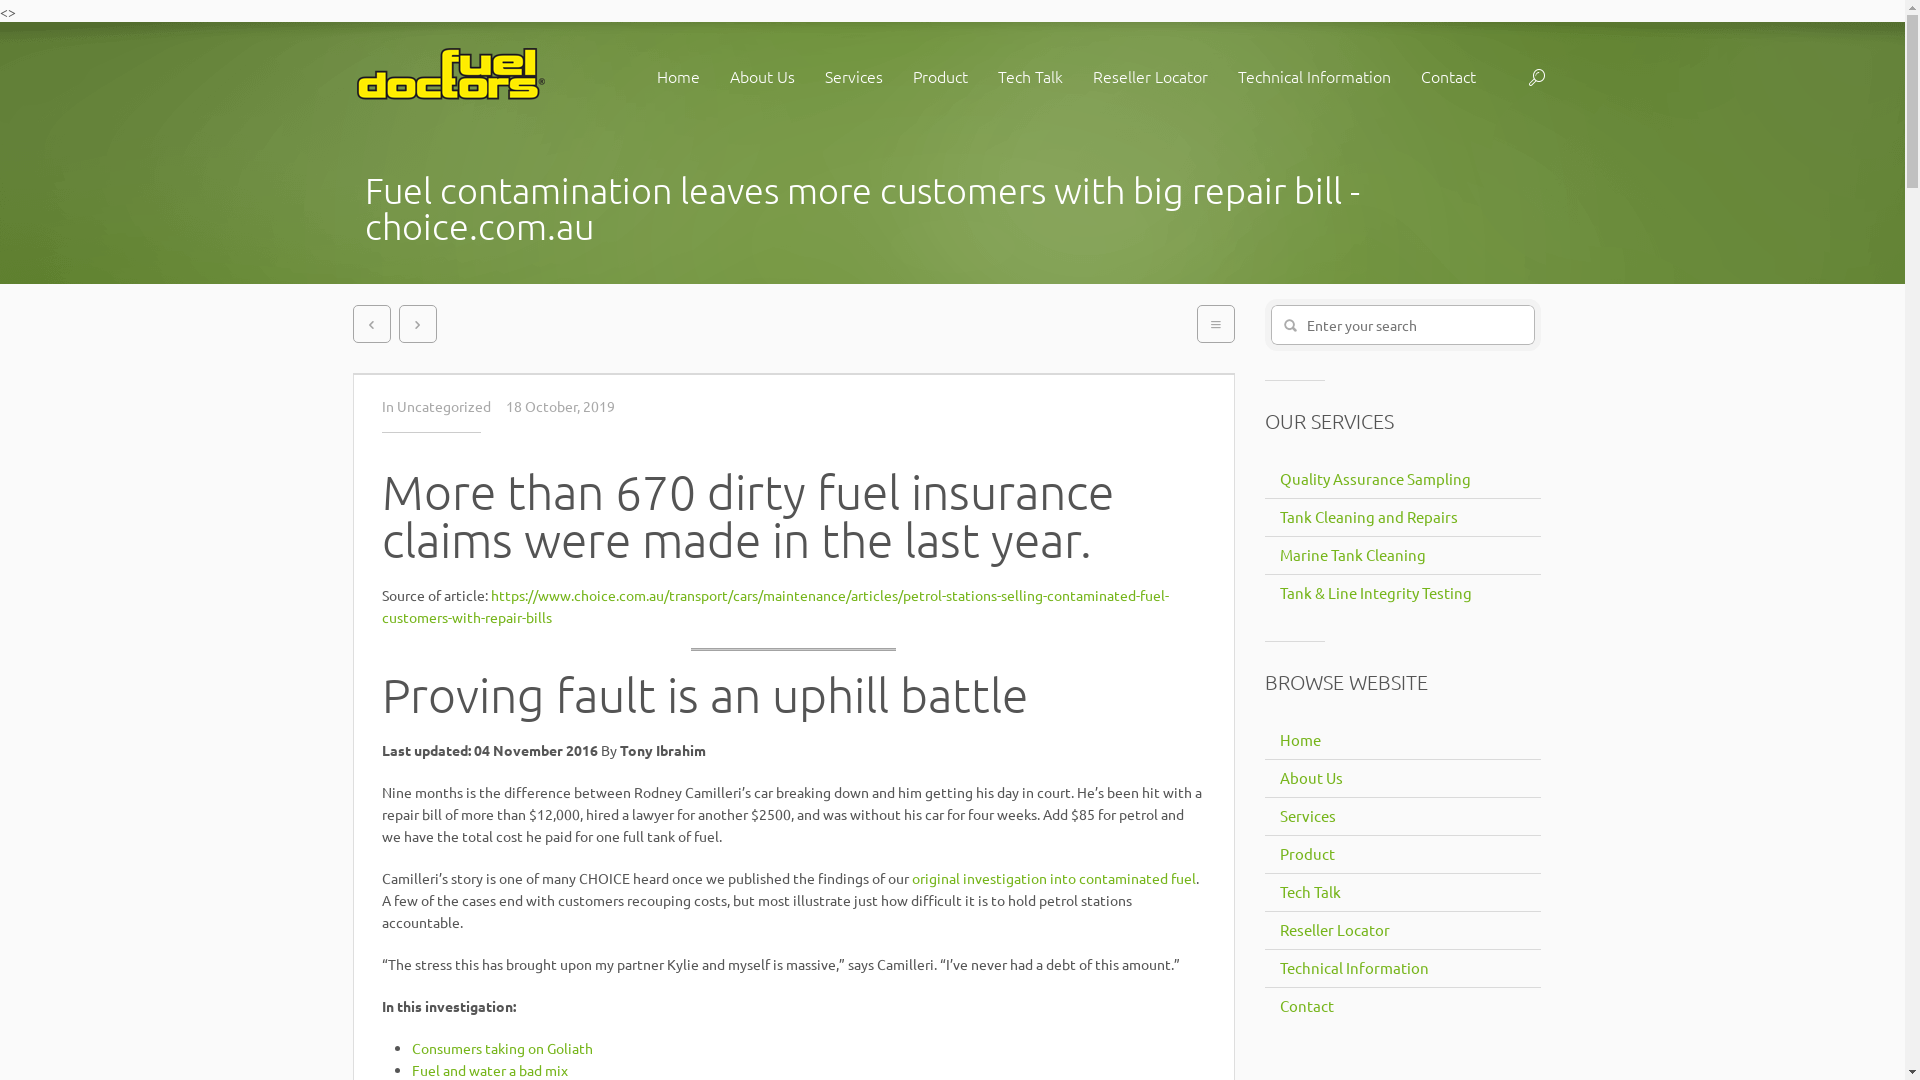  Describe the element at coordinates (1303, 1006) in the screenshot. I see `'Contact'` at that location.